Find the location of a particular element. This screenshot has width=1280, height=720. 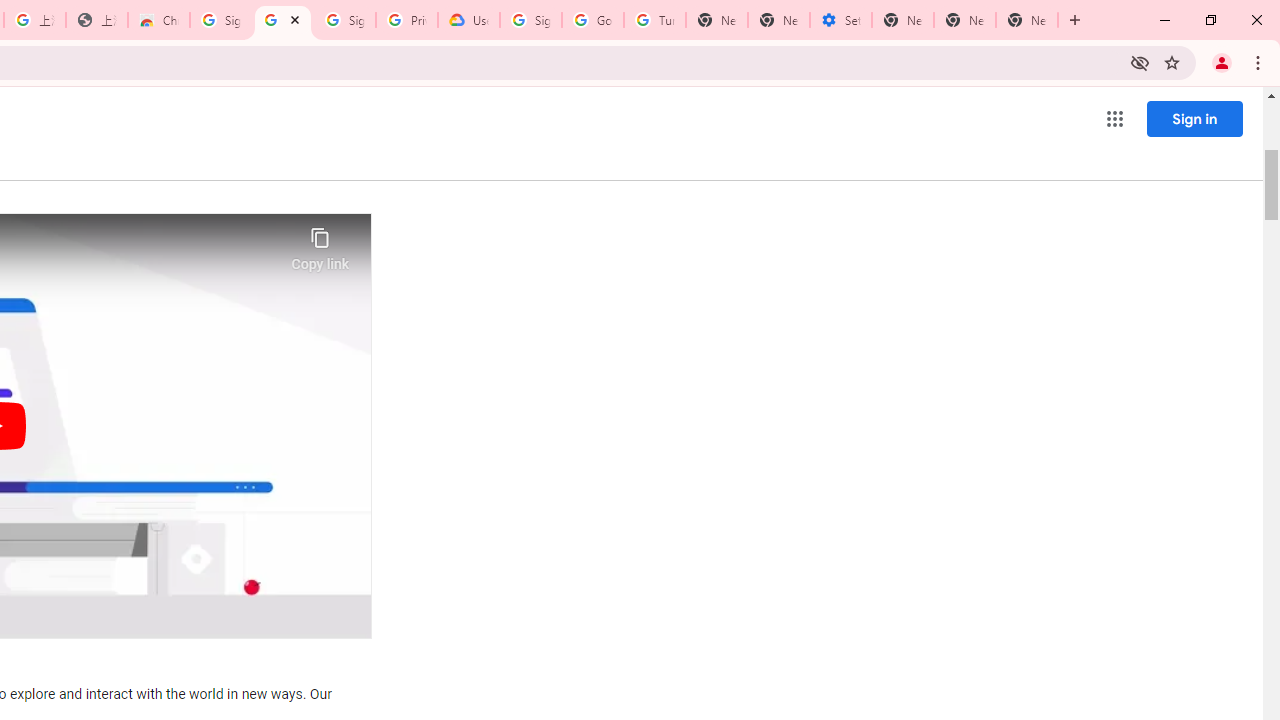

'Chrome Web Store - Color themes by Chrome' is located at coordinates (157, 20).